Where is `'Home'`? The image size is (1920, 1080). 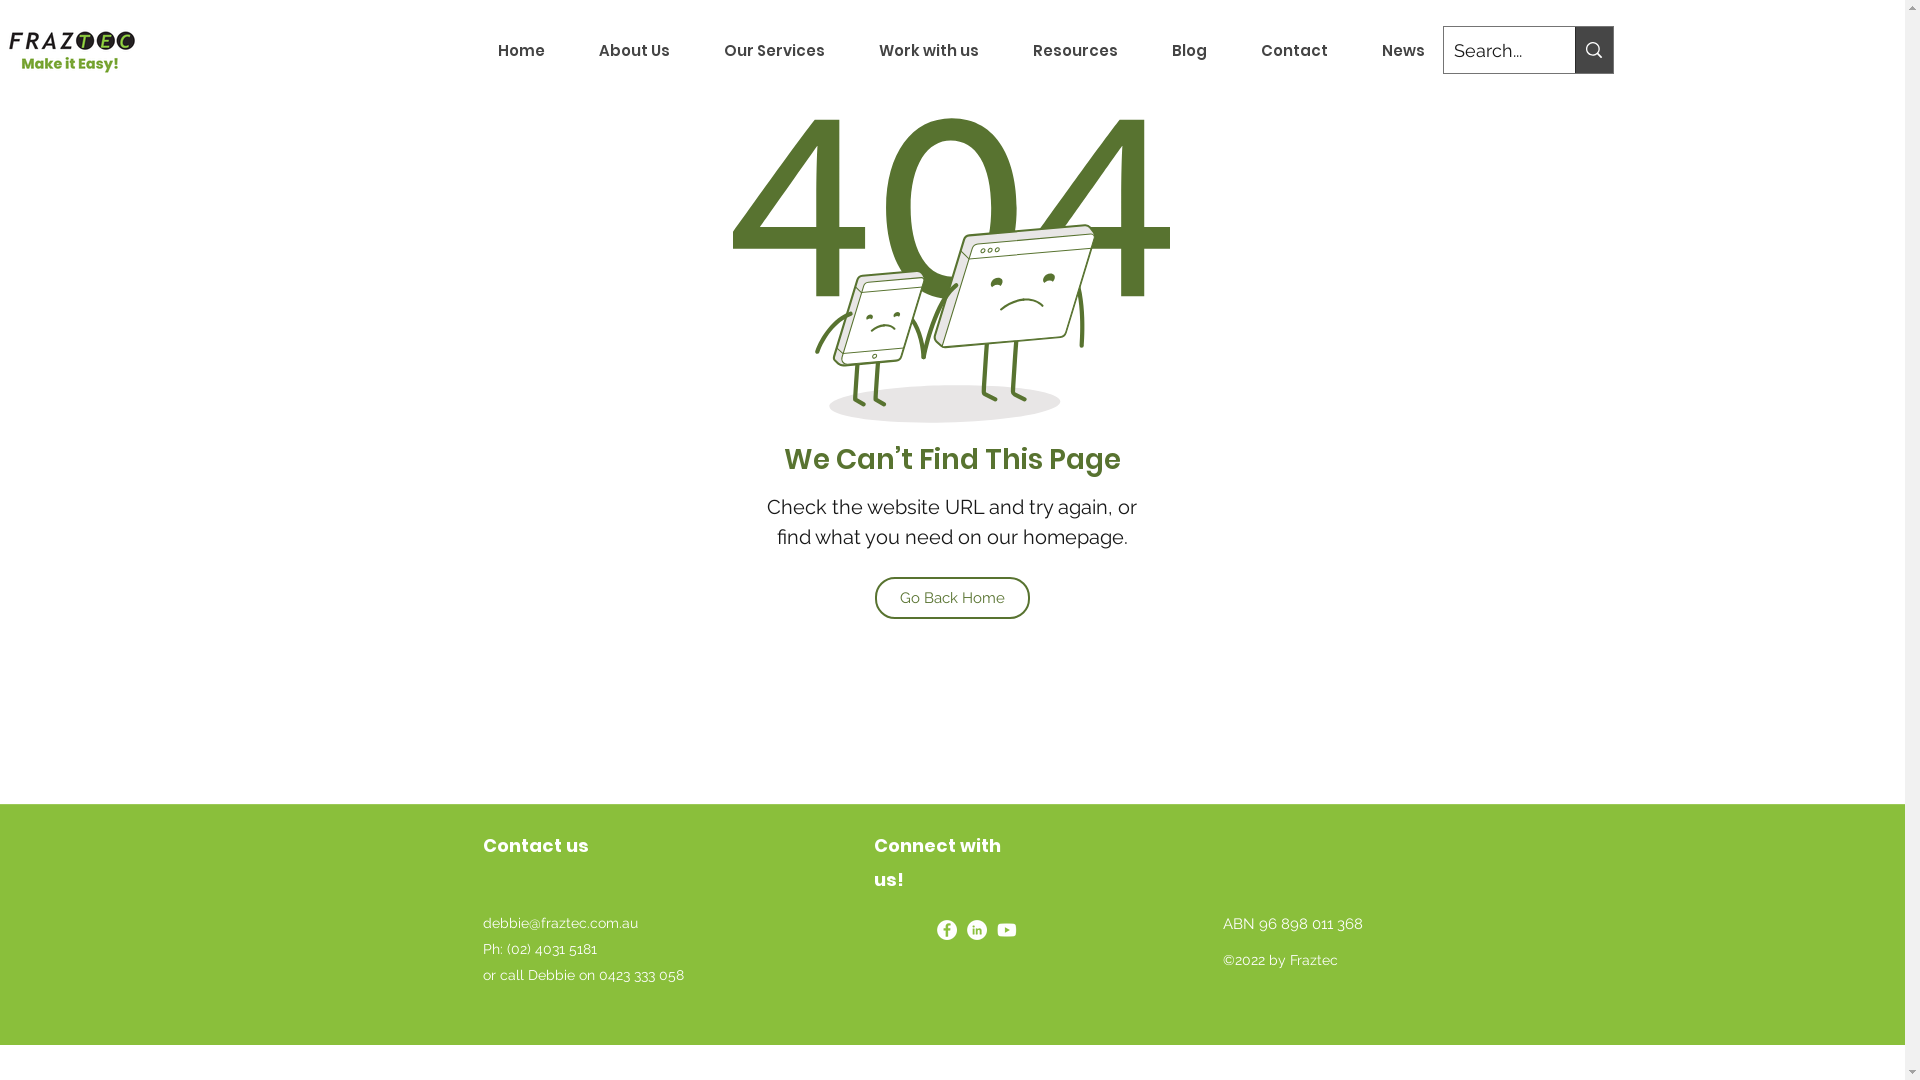 'Home' is located at coordinates (470, 49).